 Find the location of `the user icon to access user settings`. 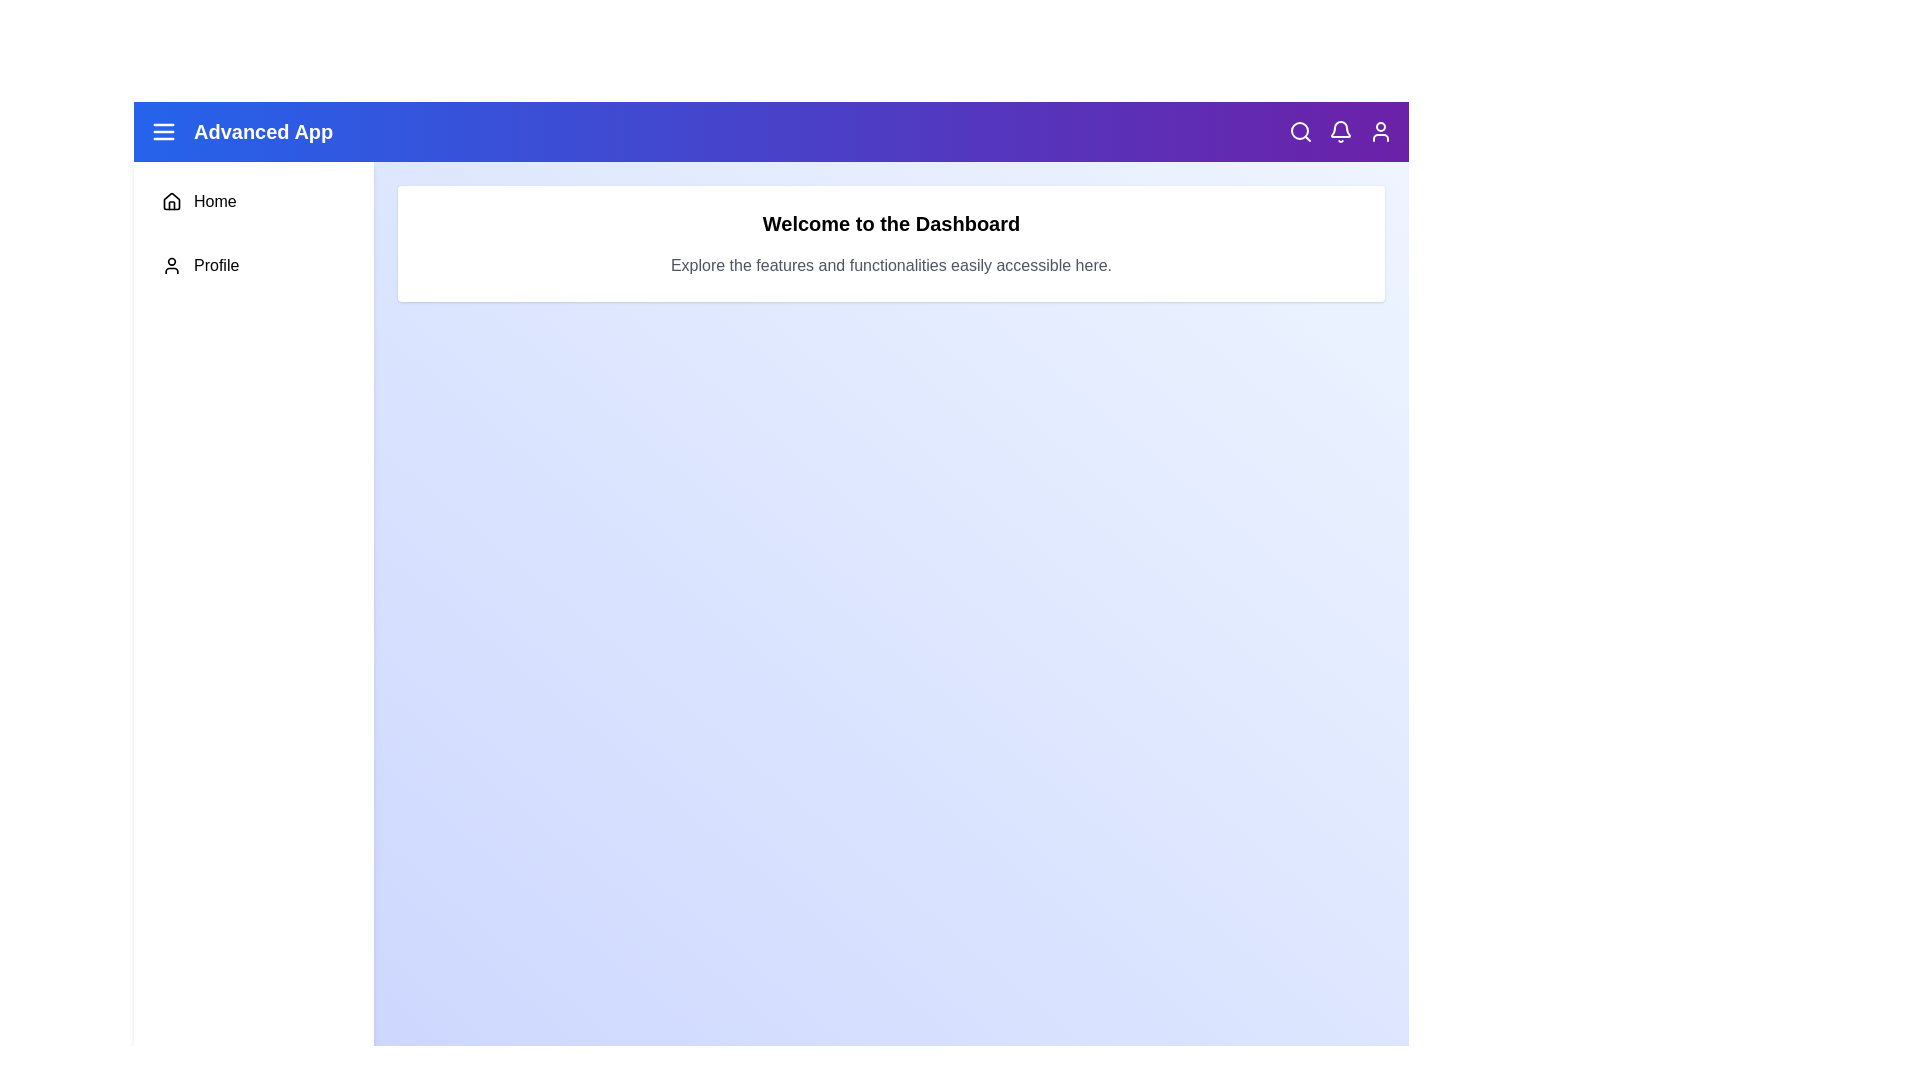

the user icon to access user settings is located at coordinates (1380, 131).